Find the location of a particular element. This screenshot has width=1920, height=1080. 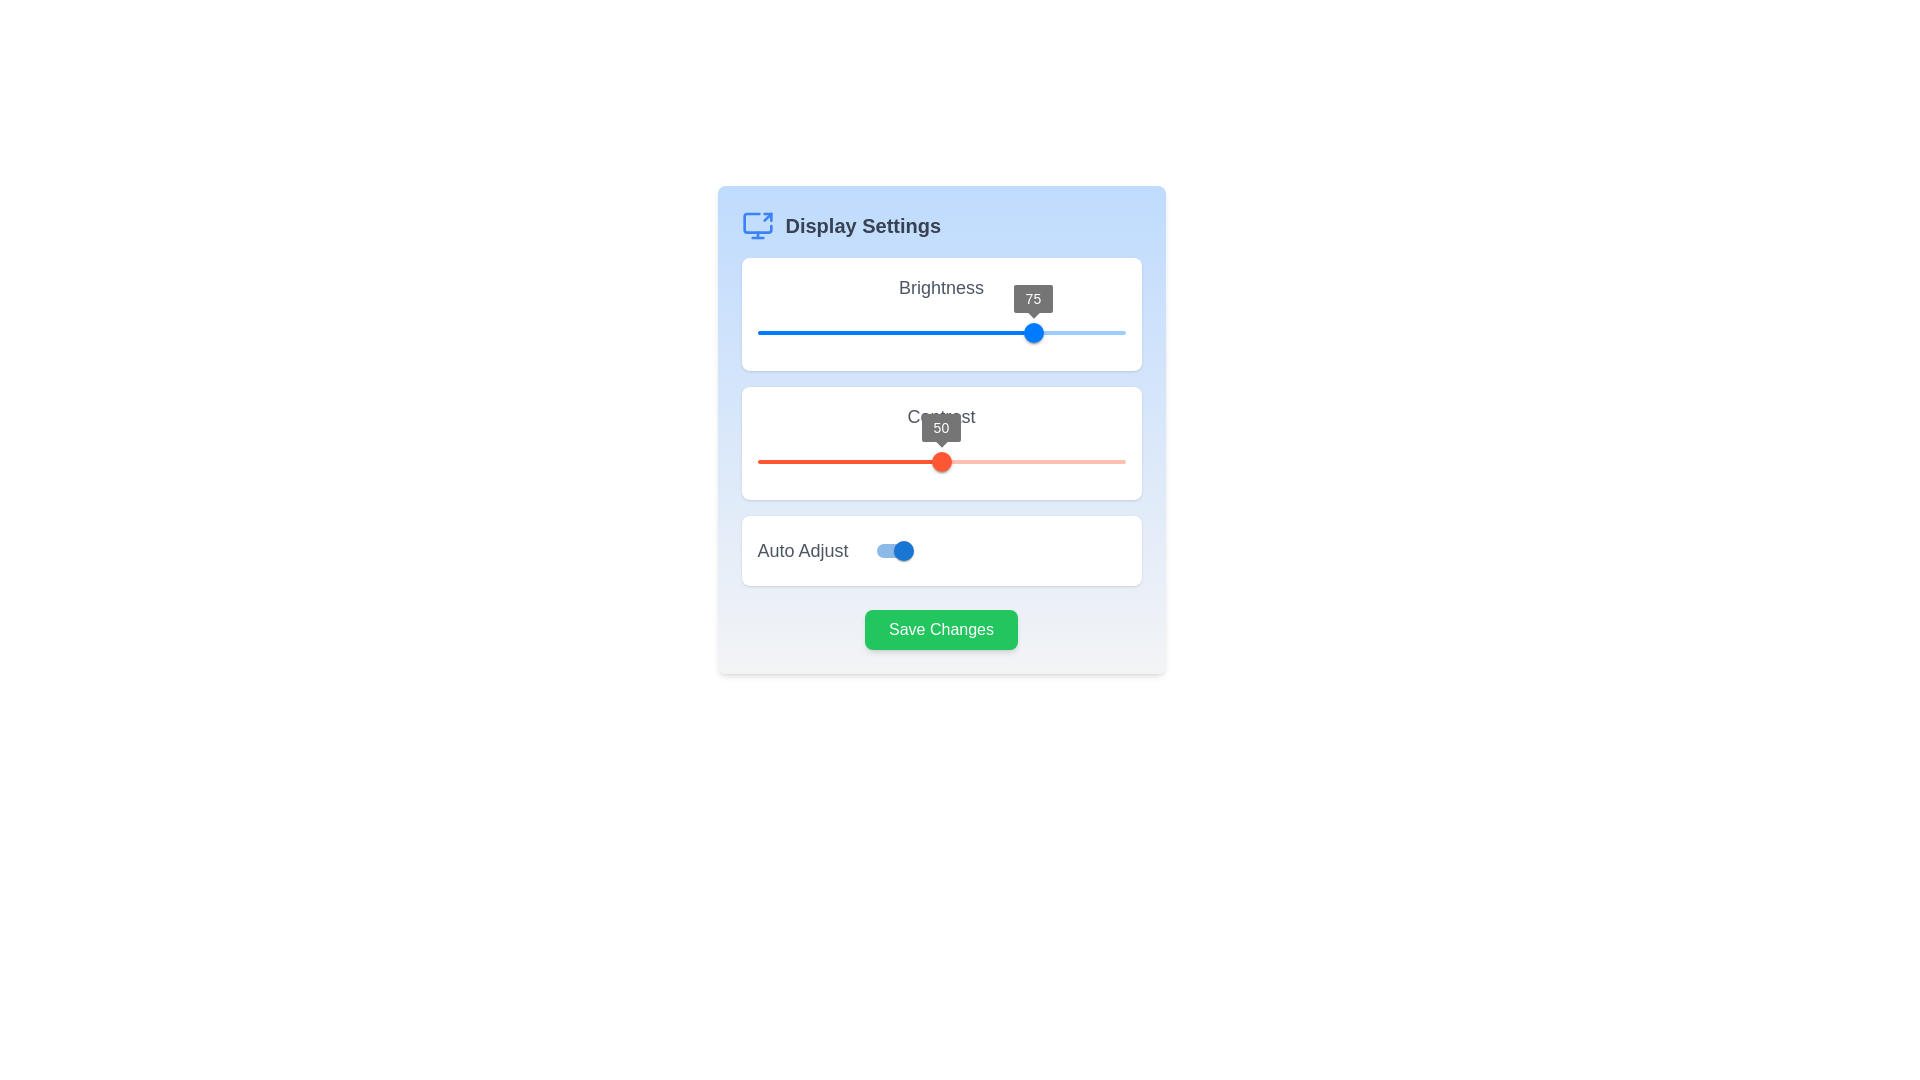

the contrast is located at coordinates (997, 462).